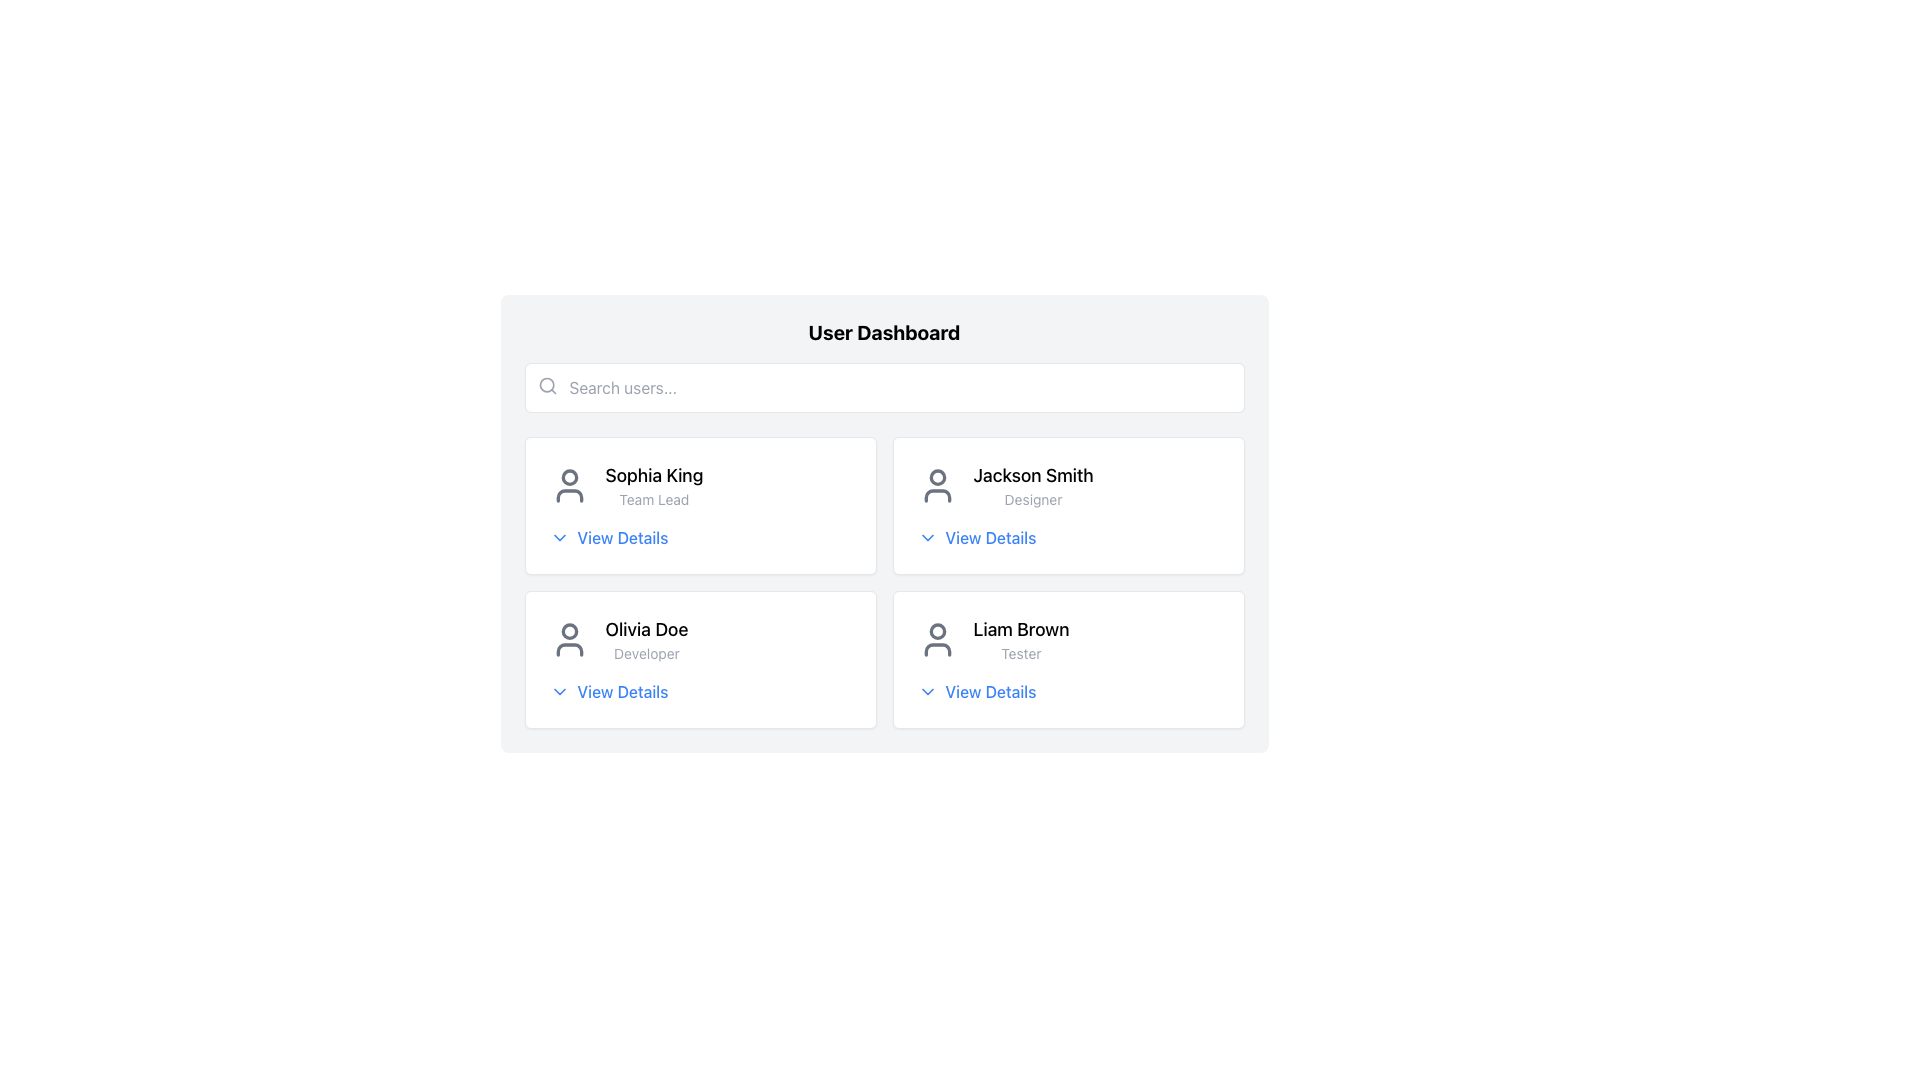 The width and height of the screenshot is (1920, 1080). I want to click on the static text label reading 'Developer' located below the name 'Olivia Doe' in the user profile section, so click(647, 654).